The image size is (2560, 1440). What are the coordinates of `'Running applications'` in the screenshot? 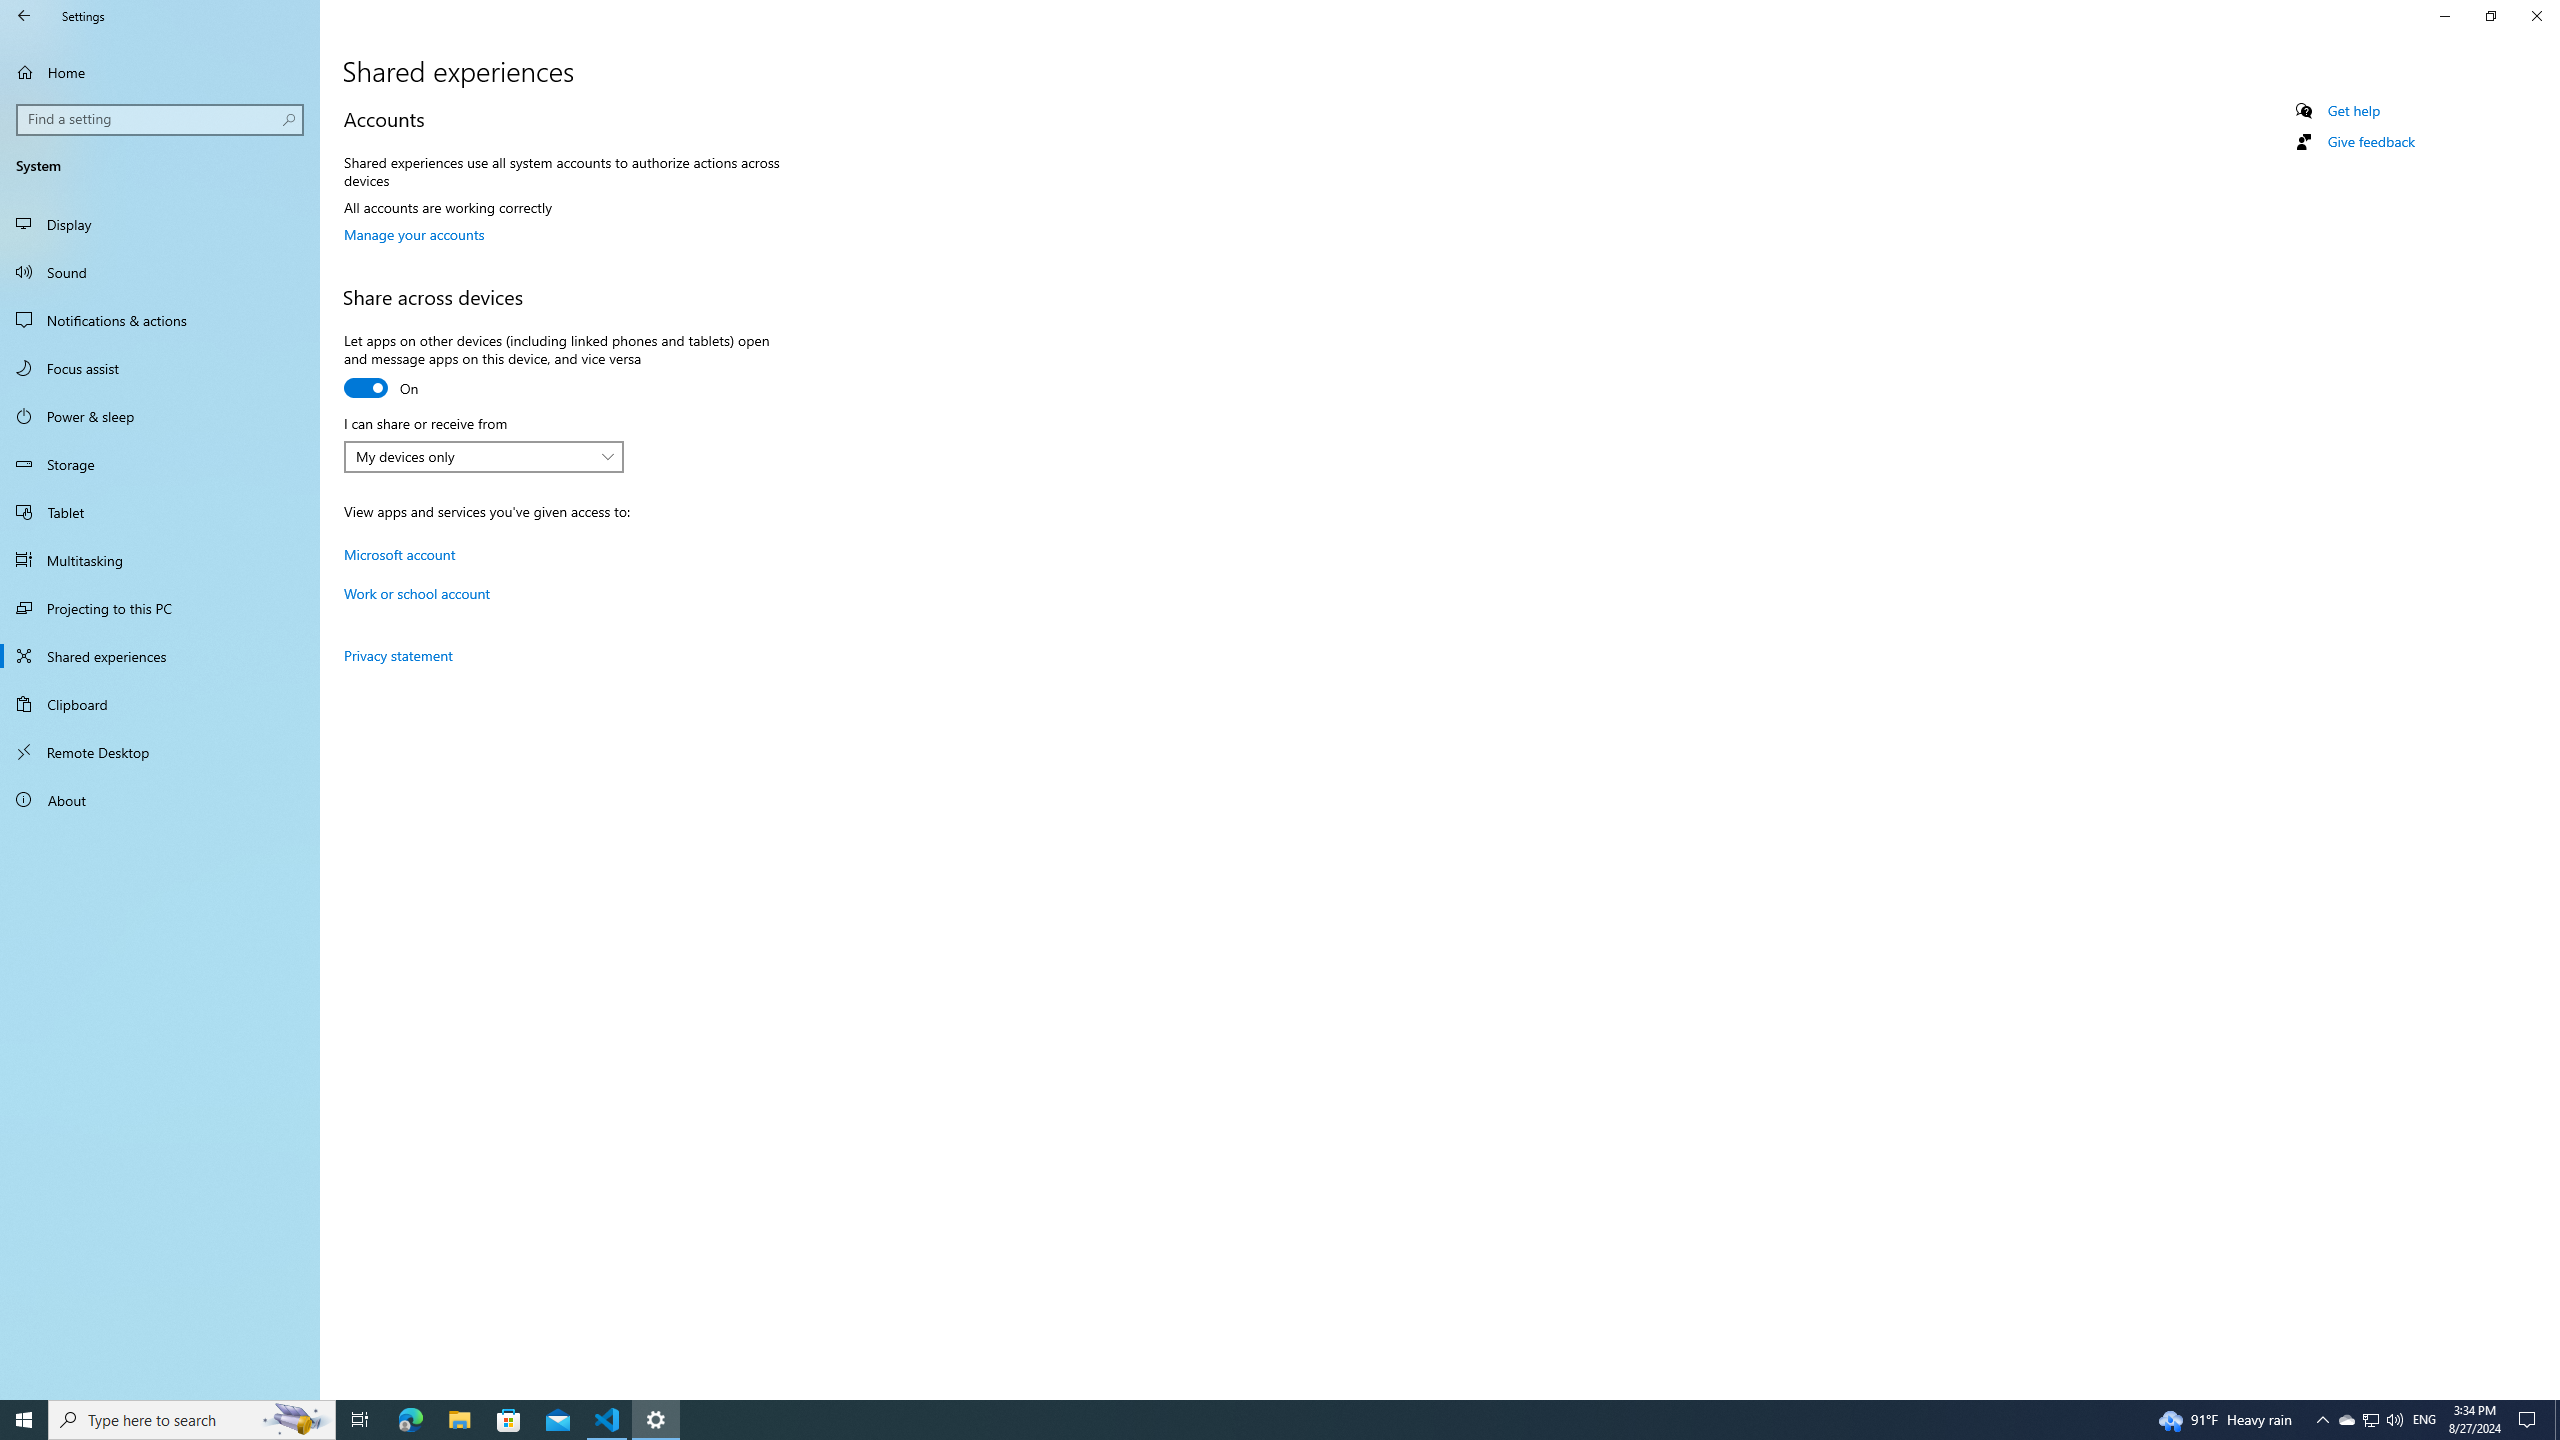 It's located at (1242, 1418).